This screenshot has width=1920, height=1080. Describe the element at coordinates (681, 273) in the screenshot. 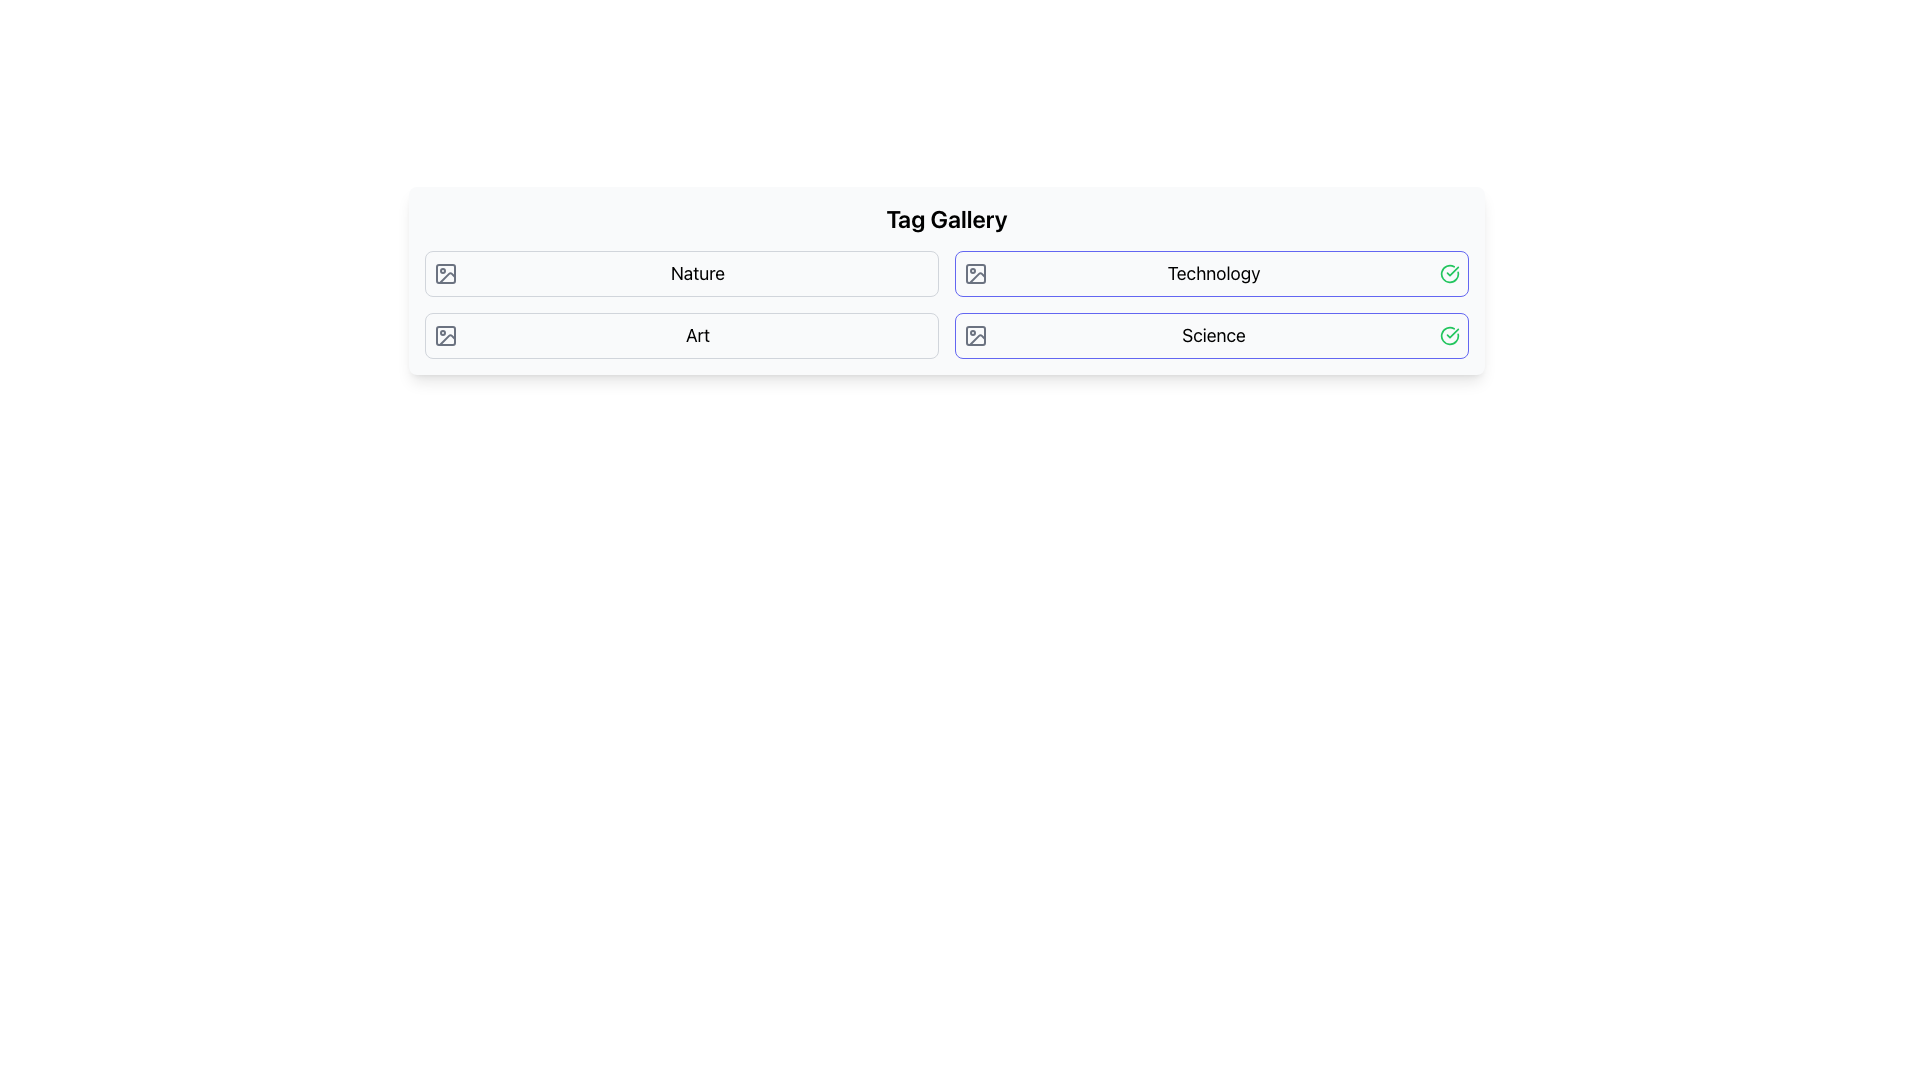

I see `the 'Nature' button, which is a horizontally rectangular button with a border and an image thumbnail icon on the left, located in the top-left of the grid under the 'Tag Gallery' title` at that location.